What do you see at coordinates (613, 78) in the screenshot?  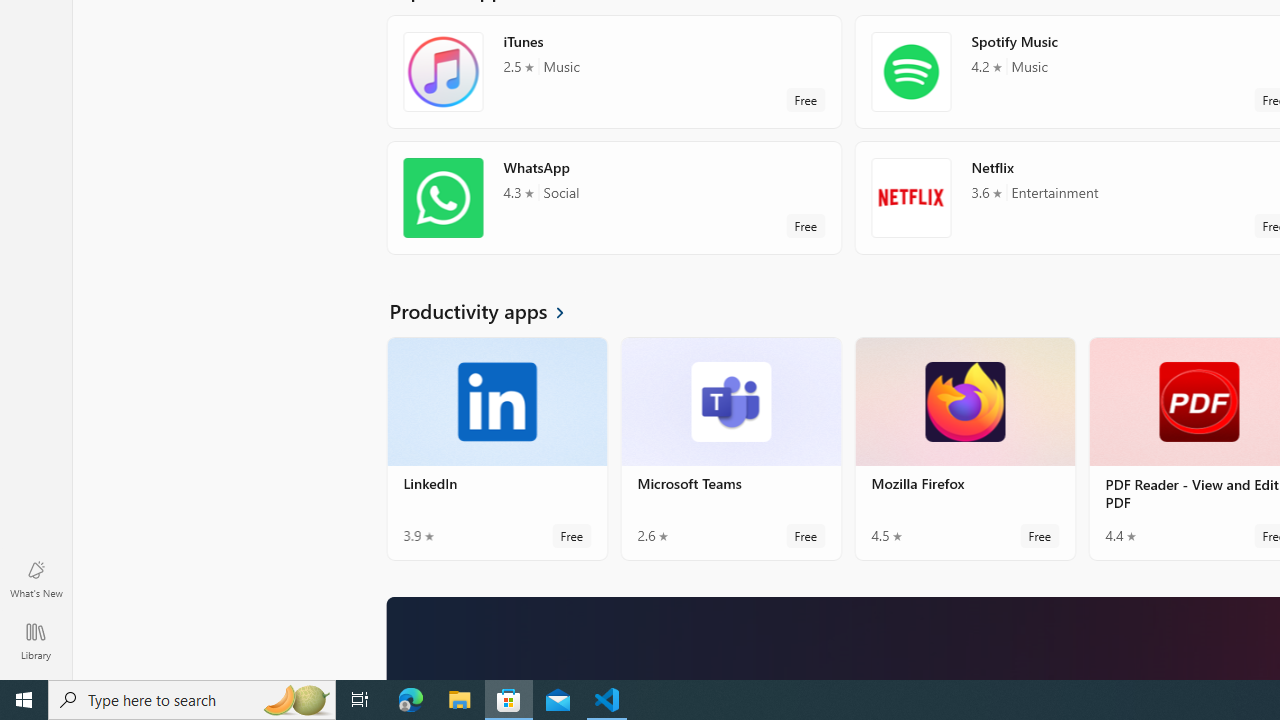 I see `'iTunes. Average rating of 2.5 out of five stars. Free  '` at bounding box center [613, 78].